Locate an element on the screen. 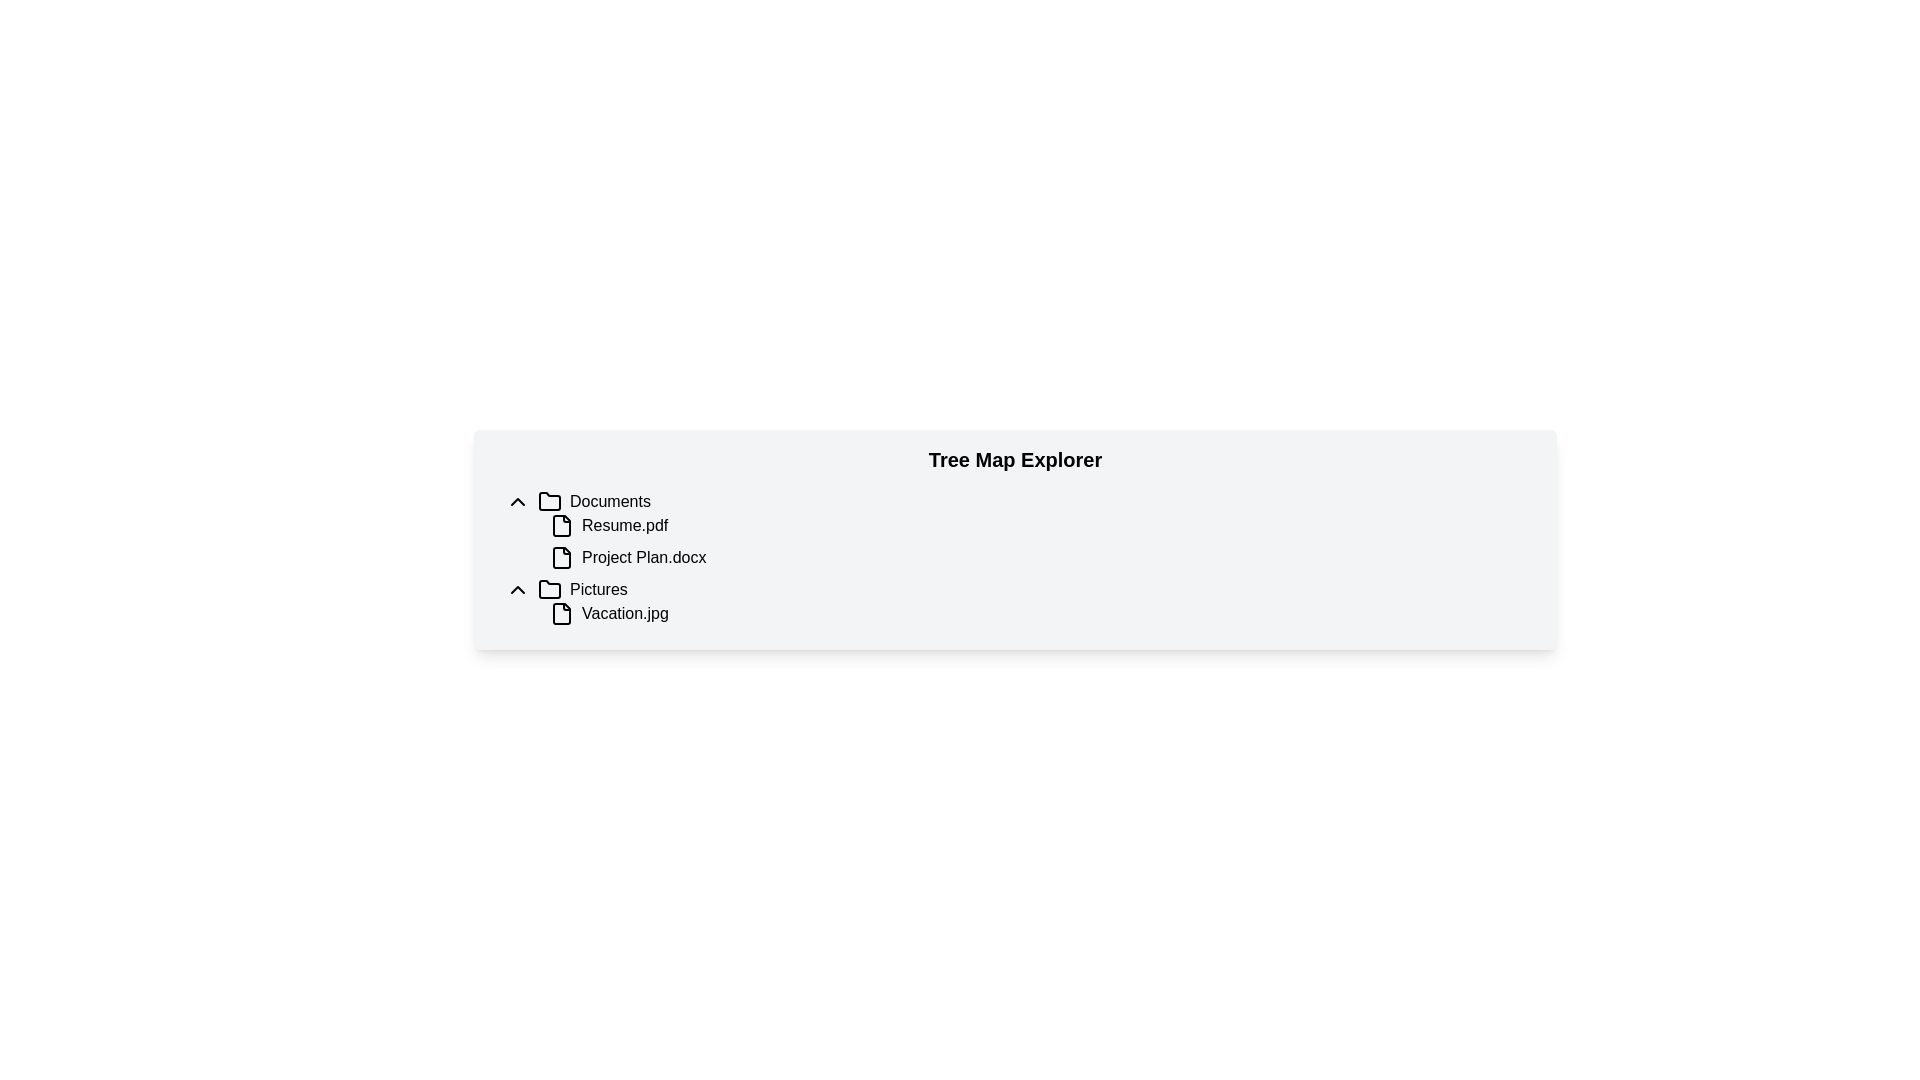 This screenshot has height=1080, width=1920. the text label displaying 'Documents' in bold font style, which is part of a horizontal menu alongside a folder icon and an arrow symbol is located at coordinates (609, 500).